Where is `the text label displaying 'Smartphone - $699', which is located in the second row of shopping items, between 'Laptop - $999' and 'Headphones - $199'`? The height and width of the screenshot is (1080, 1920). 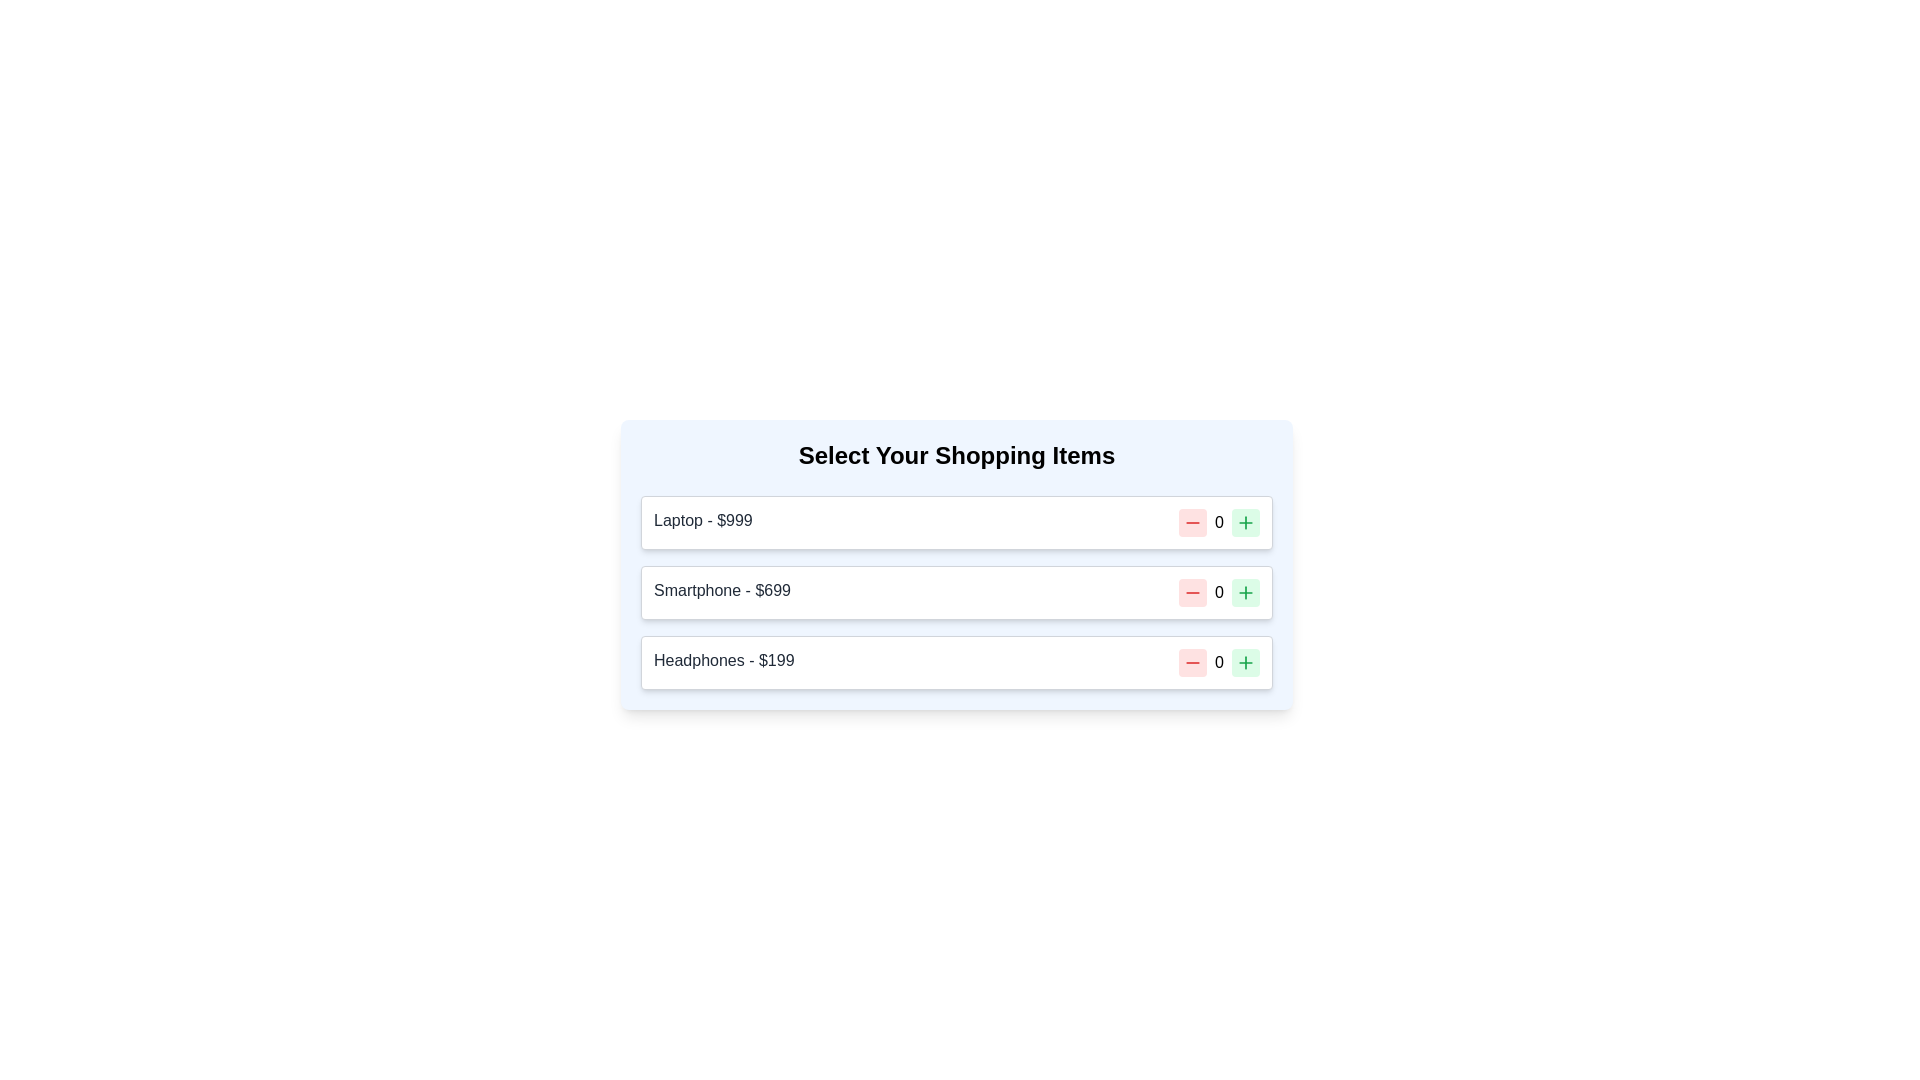 the text label displaying 'Smartphone - $699', which is located in the second row of shopping items, between 'Laptop - $999' and 'Headphones - $199' is located at coordinates (721, 592).